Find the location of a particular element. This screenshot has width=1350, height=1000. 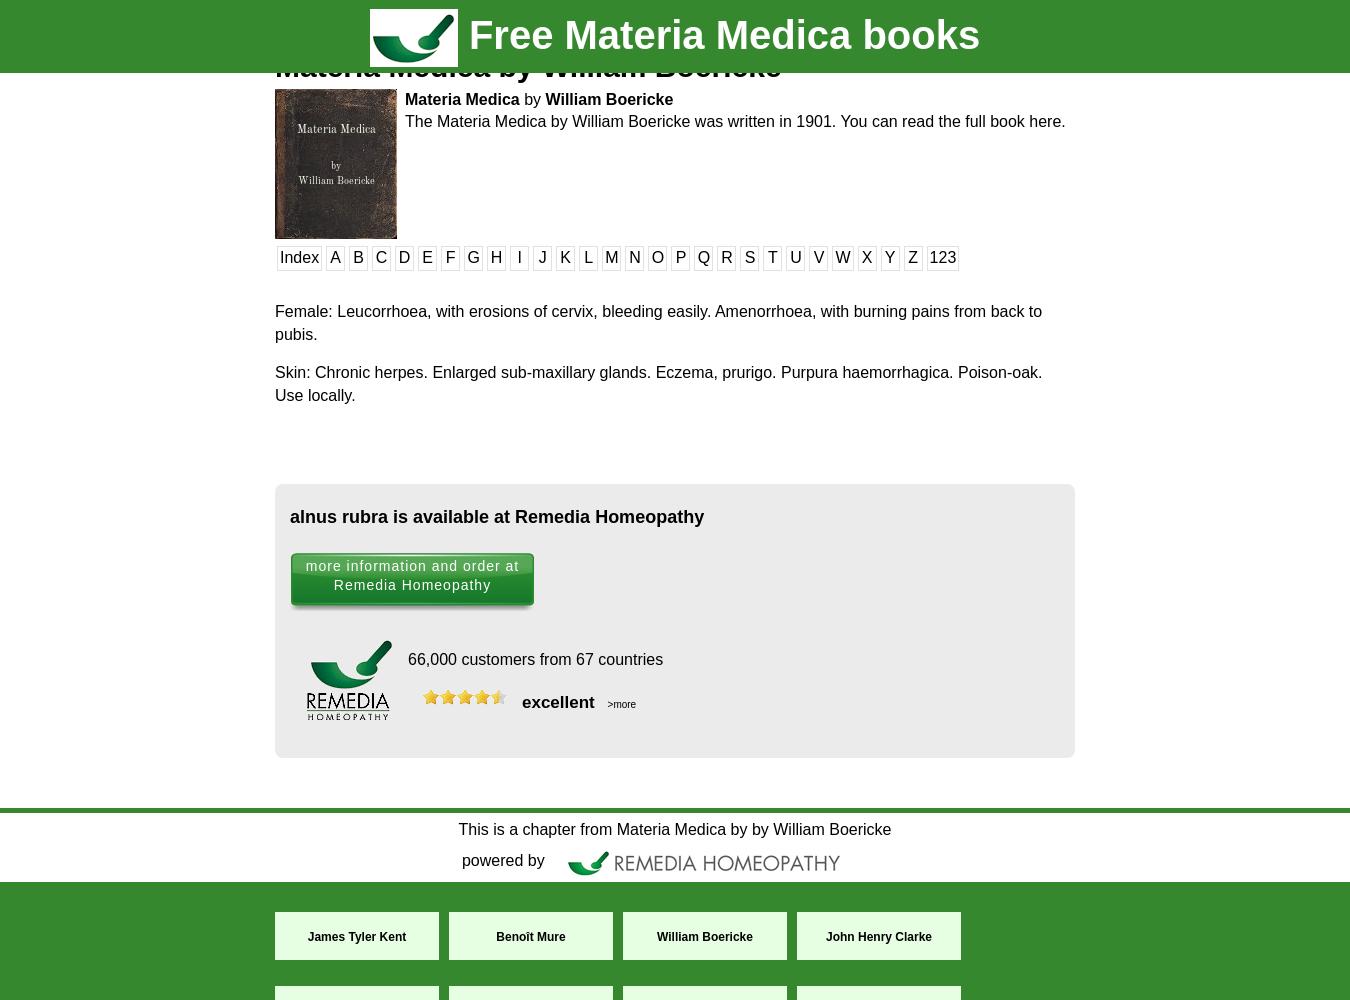

'powered by' is located at coordinates (504, 859).